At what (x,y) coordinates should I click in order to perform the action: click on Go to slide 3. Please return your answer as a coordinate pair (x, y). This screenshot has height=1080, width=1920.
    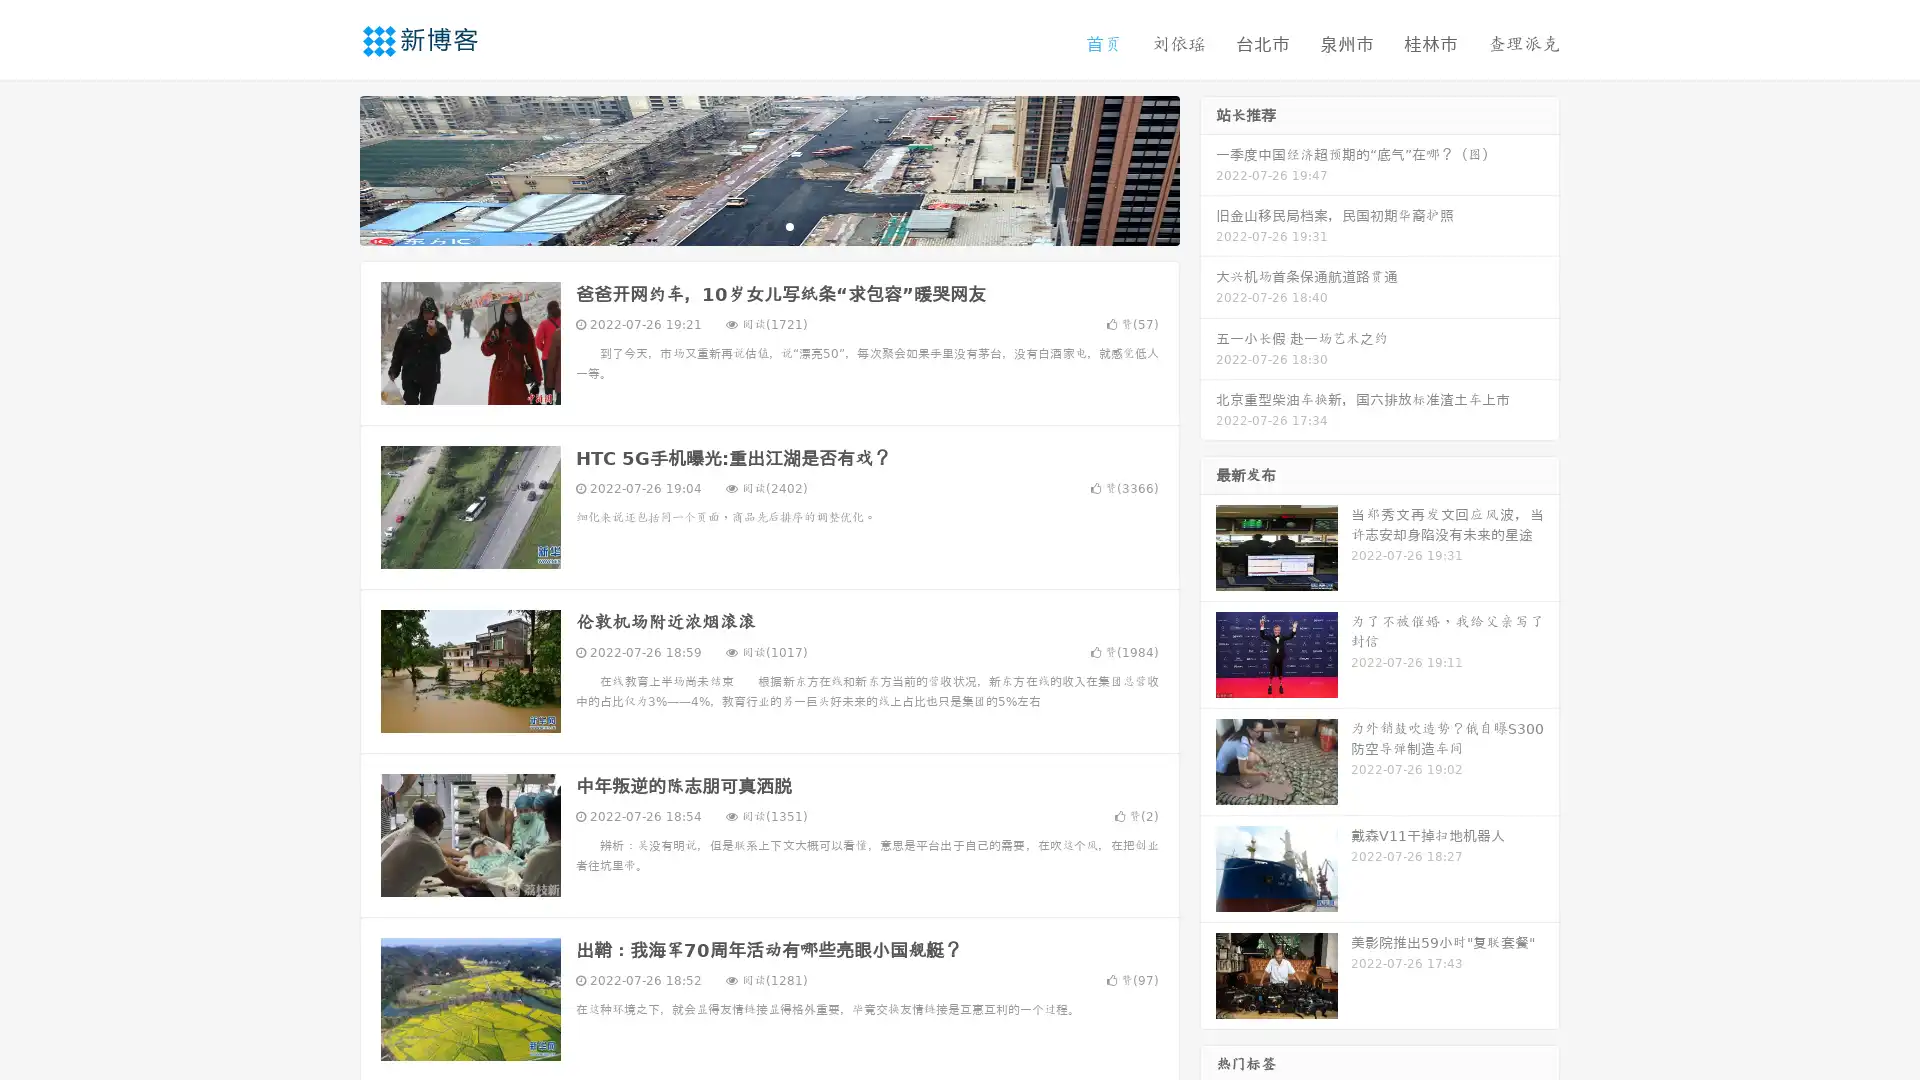
    Looking at the image, I should click on (789, 225).